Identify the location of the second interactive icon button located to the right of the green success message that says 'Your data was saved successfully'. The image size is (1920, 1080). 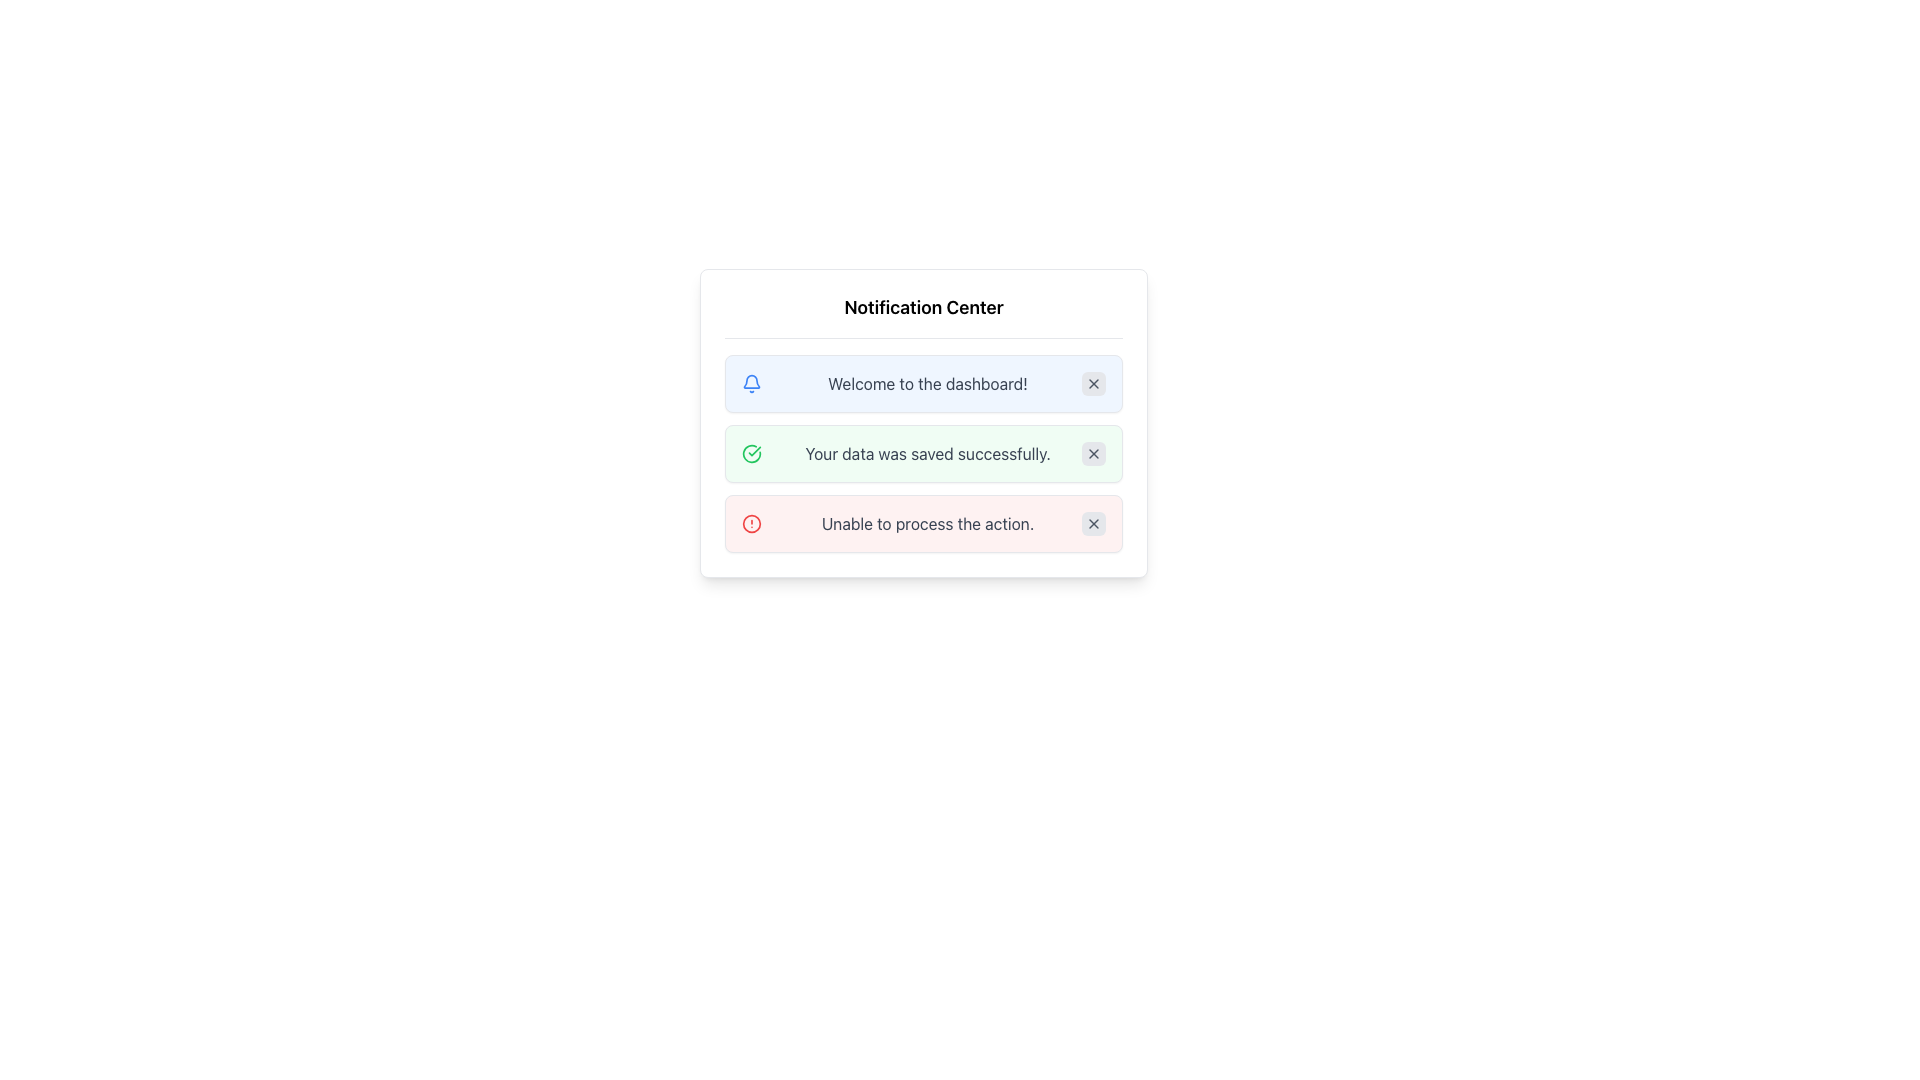
(1093, 454).